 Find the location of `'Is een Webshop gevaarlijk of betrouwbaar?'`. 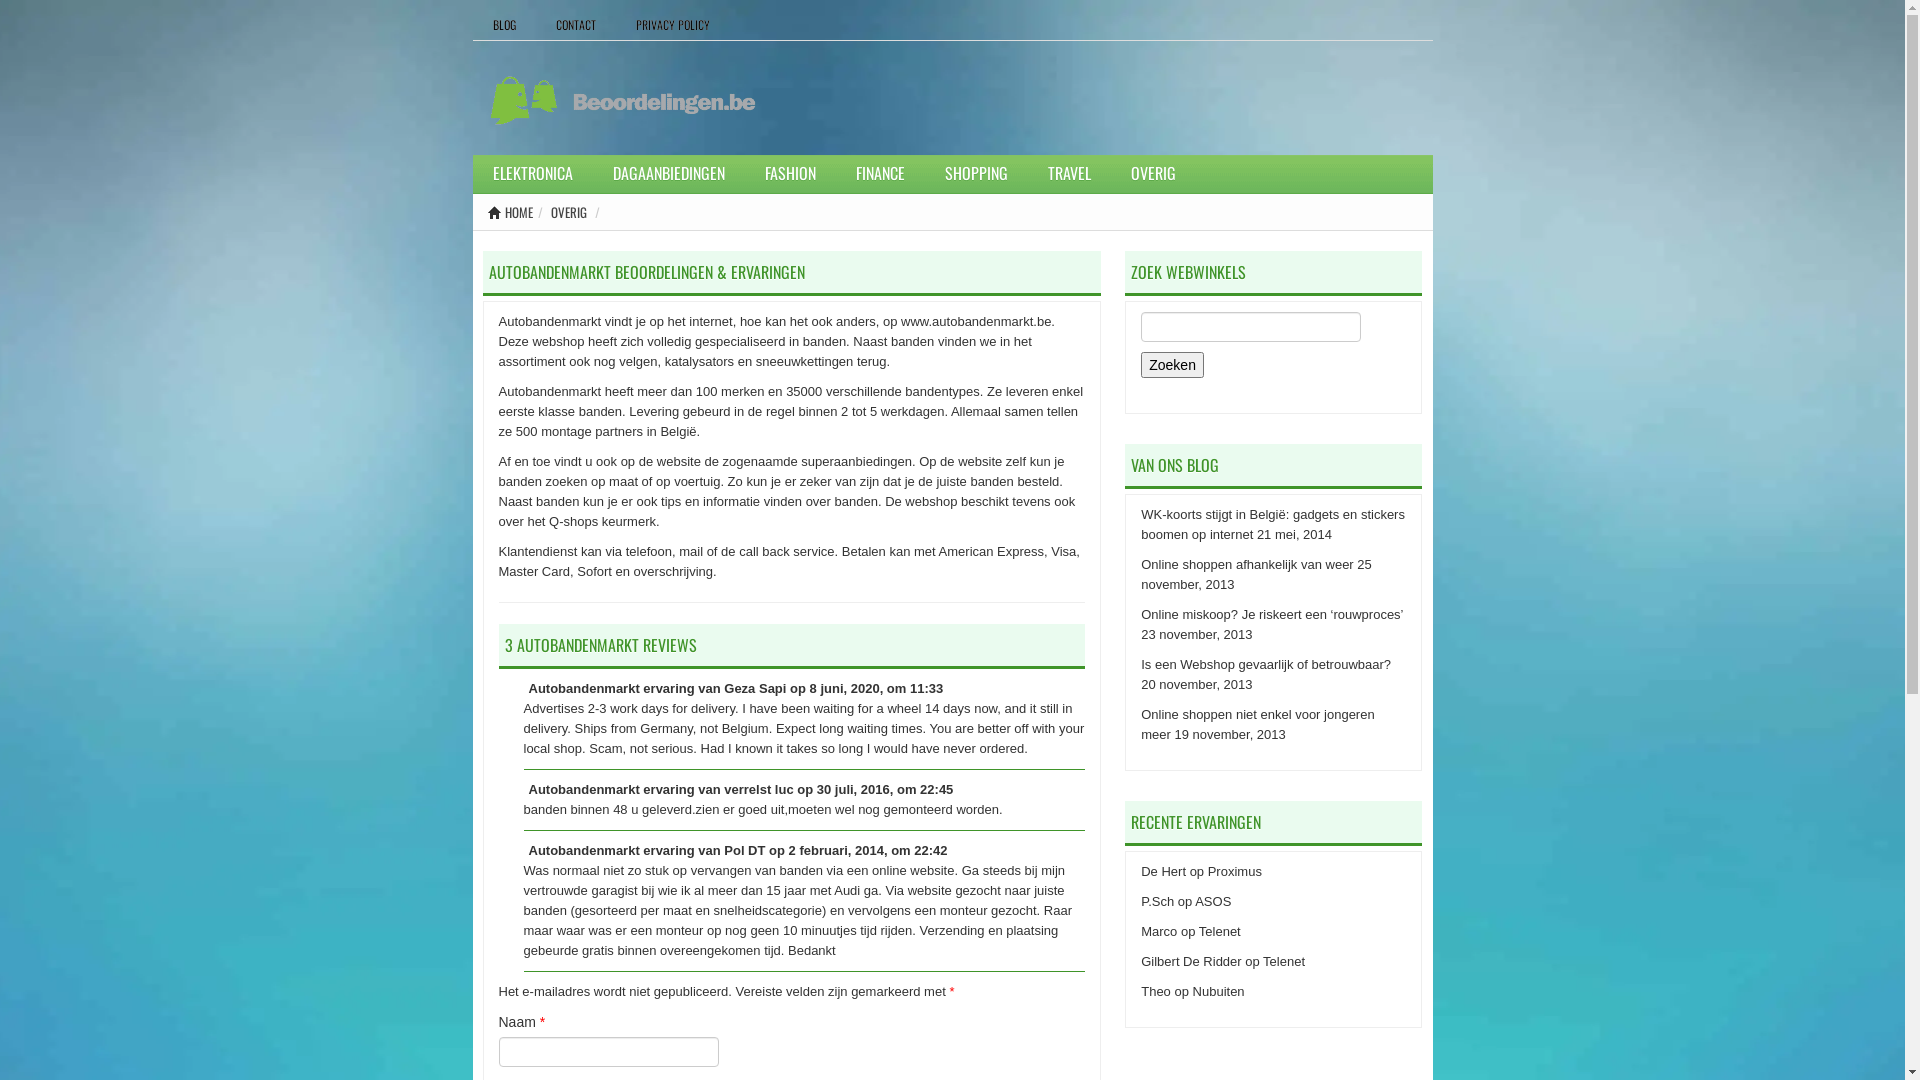

'Is een Webshop gevaarlijk of betrouwbaar?' is located at coordinates (1141, 664).